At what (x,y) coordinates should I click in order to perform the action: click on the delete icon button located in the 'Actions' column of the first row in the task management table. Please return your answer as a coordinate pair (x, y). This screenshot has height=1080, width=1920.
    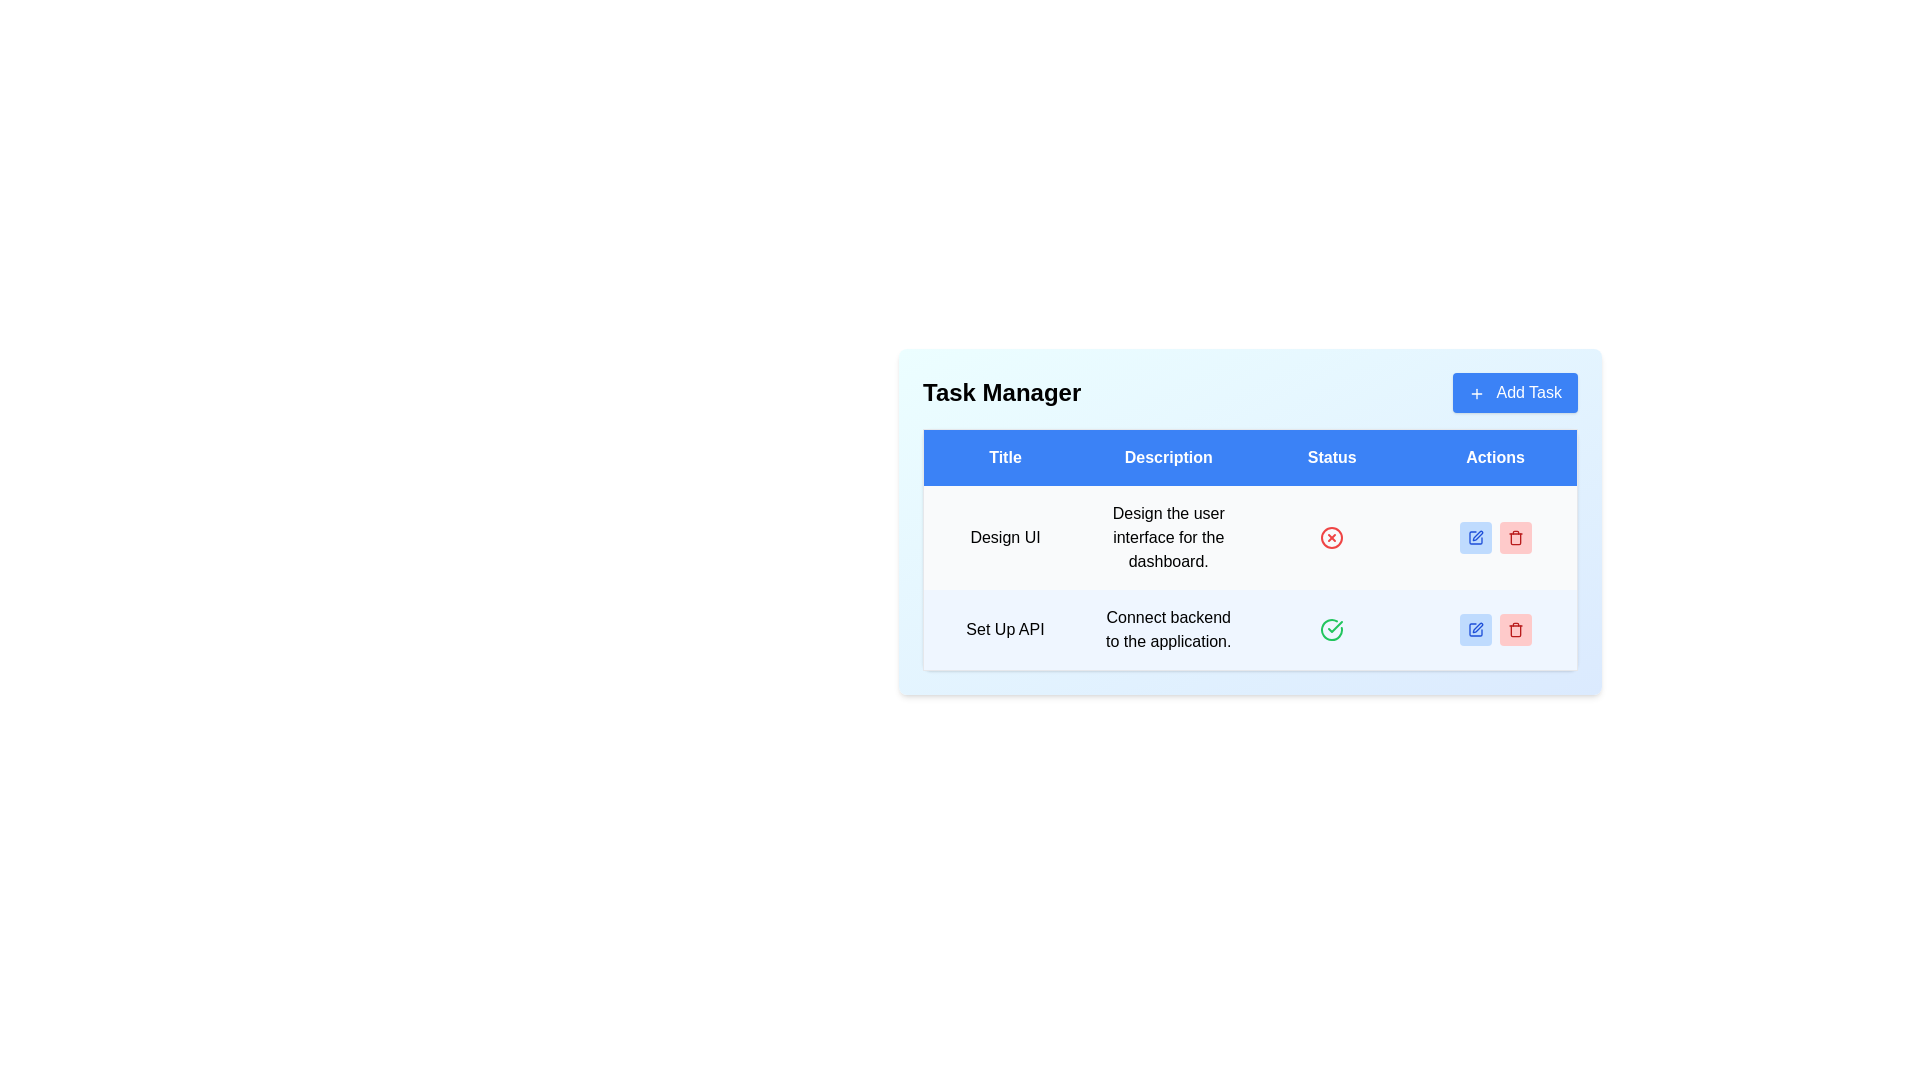
    Looking at the image, I should click on (1515, 536).